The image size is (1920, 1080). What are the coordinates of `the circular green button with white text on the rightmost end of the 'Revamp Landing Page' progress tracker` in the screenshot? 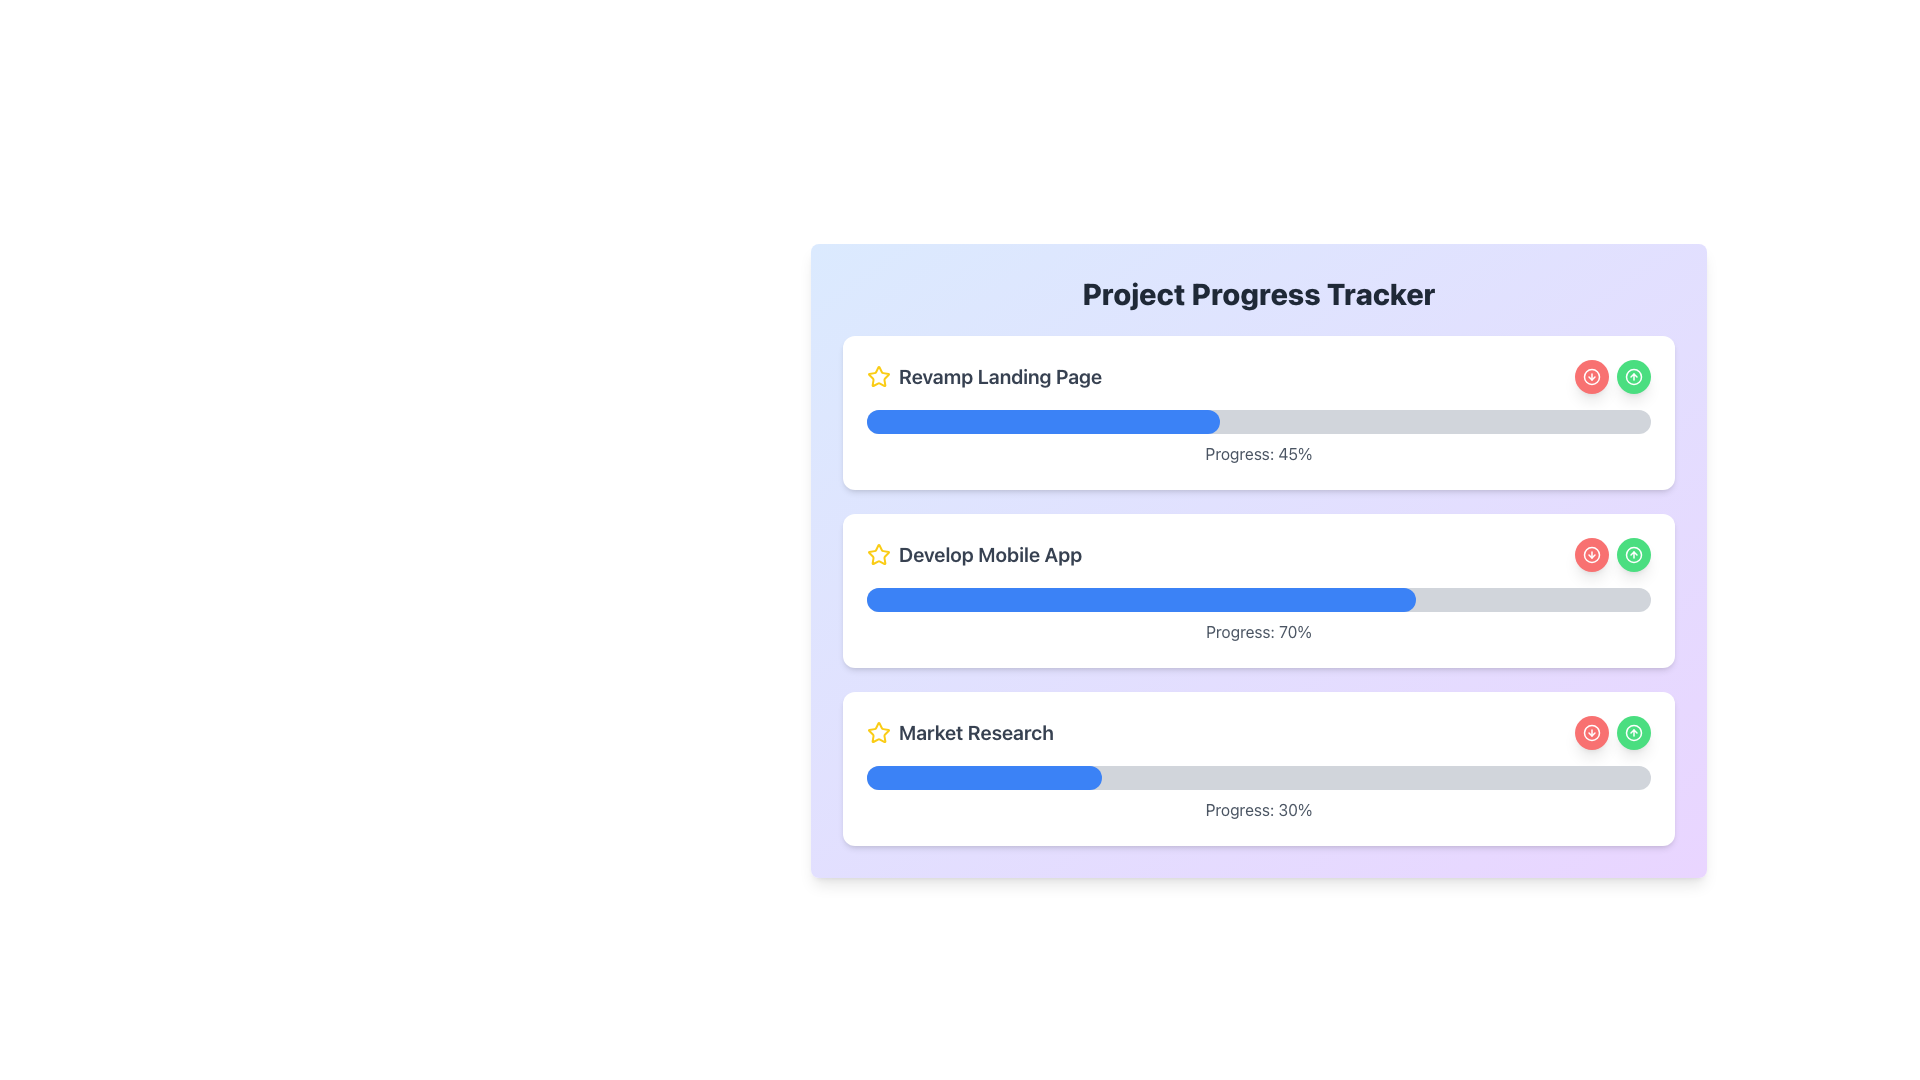 It's located at (1633, 377).